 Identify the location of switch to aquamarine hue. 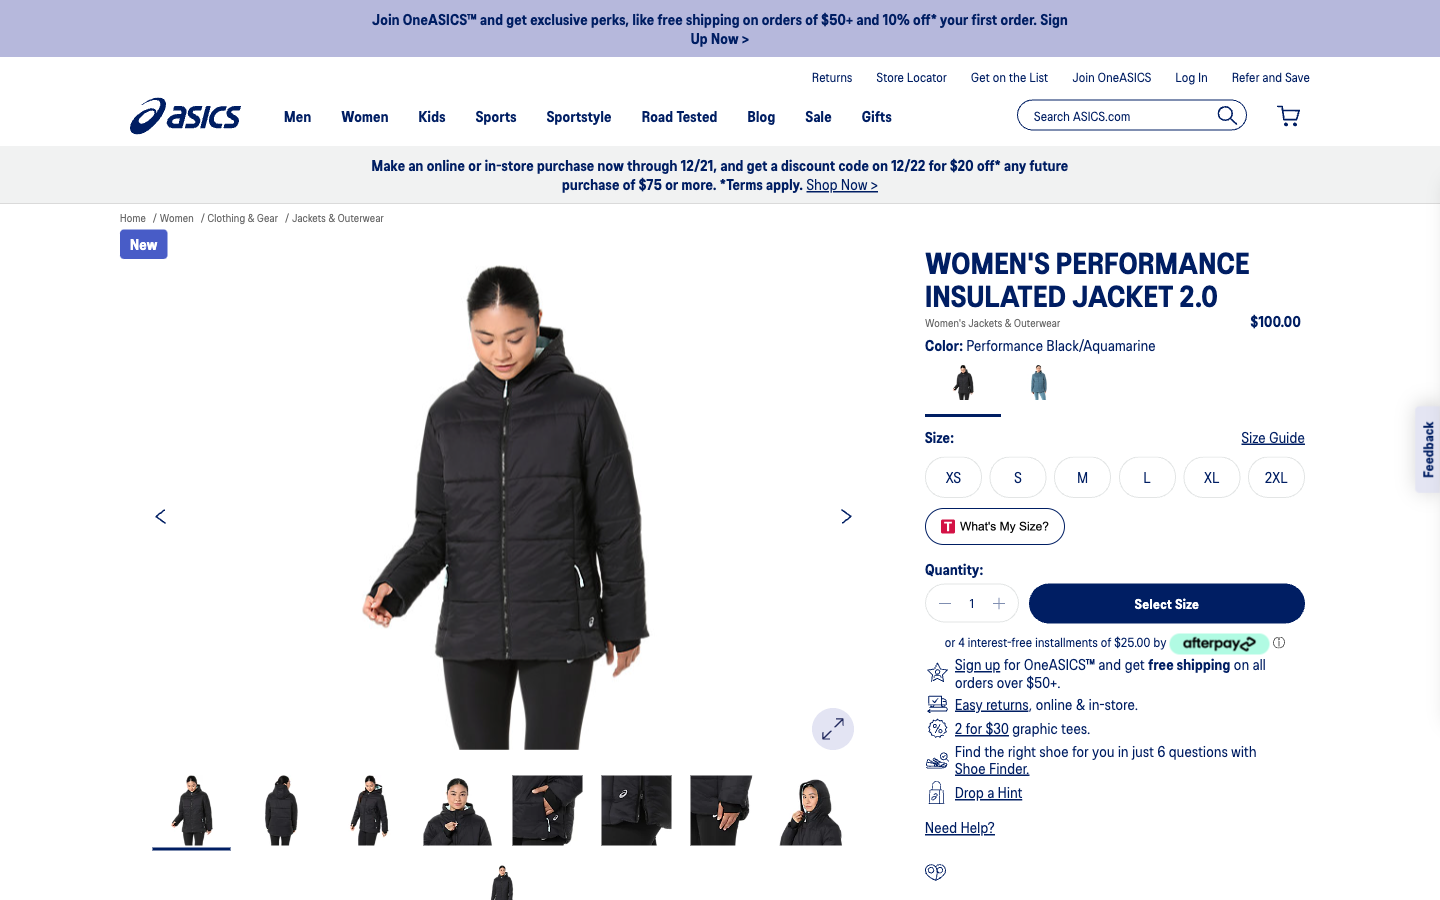
(1038, 386).